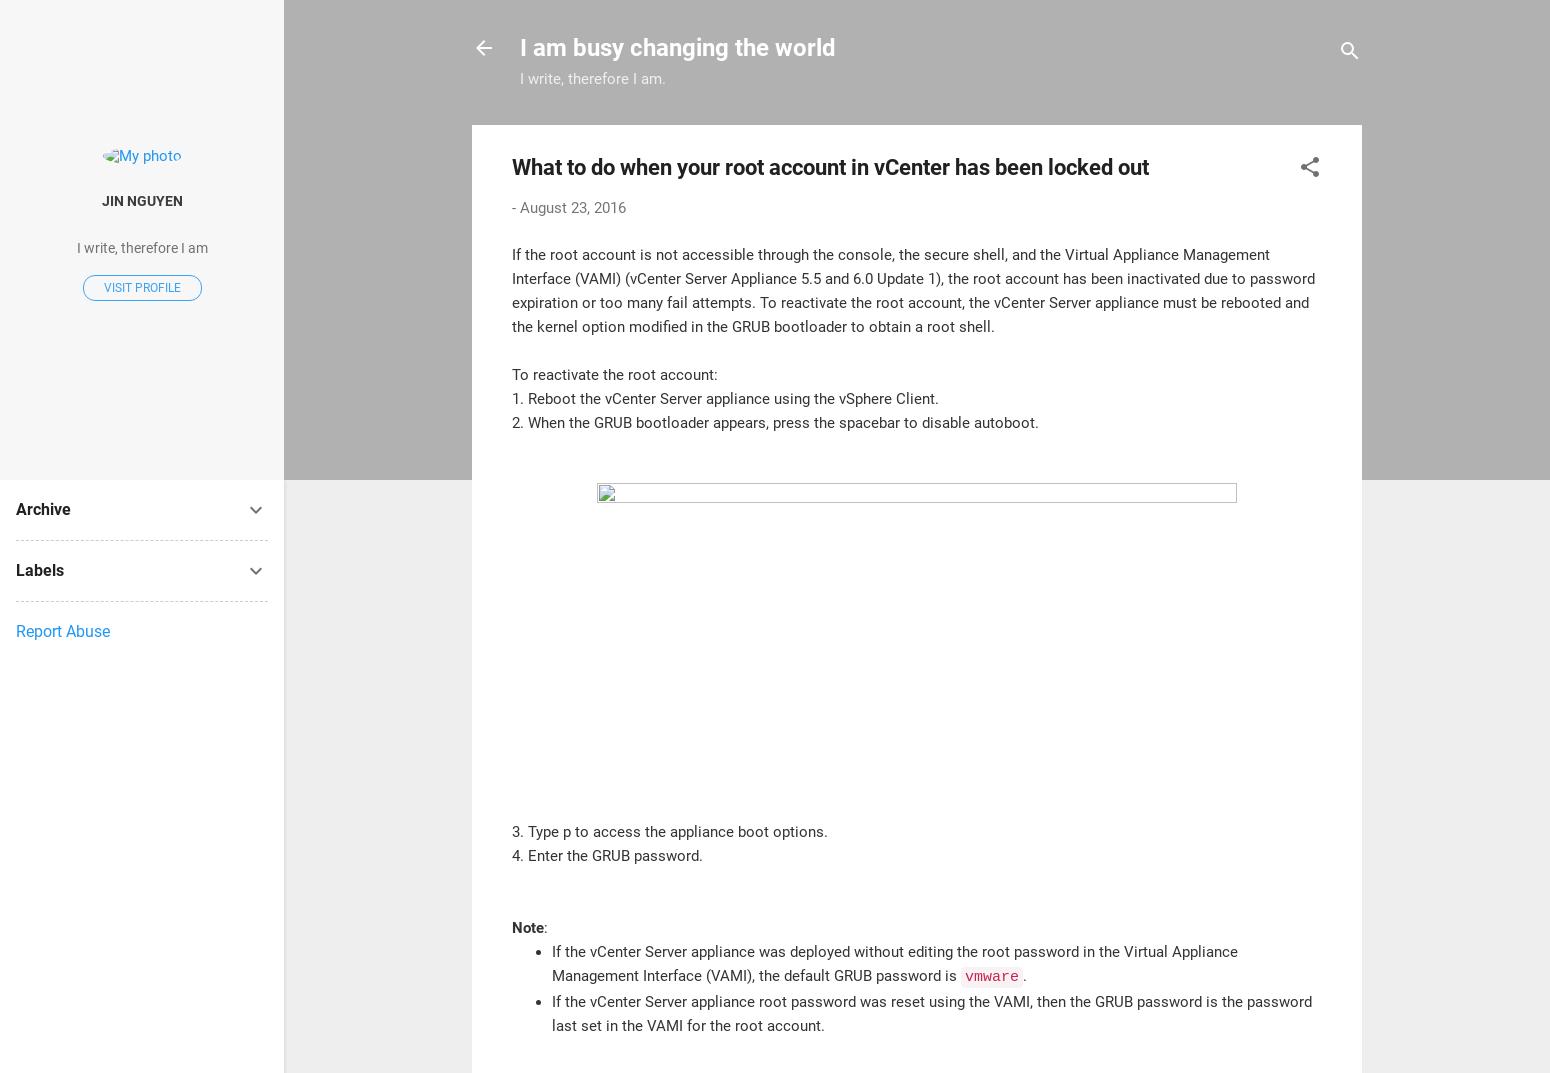 Image resolution: width=1550 pixels, height=1073 pixels. What do you see at coordinates (721, 302) in the screenshot?
I see `'attempts'` at bounding box center [721, 302].